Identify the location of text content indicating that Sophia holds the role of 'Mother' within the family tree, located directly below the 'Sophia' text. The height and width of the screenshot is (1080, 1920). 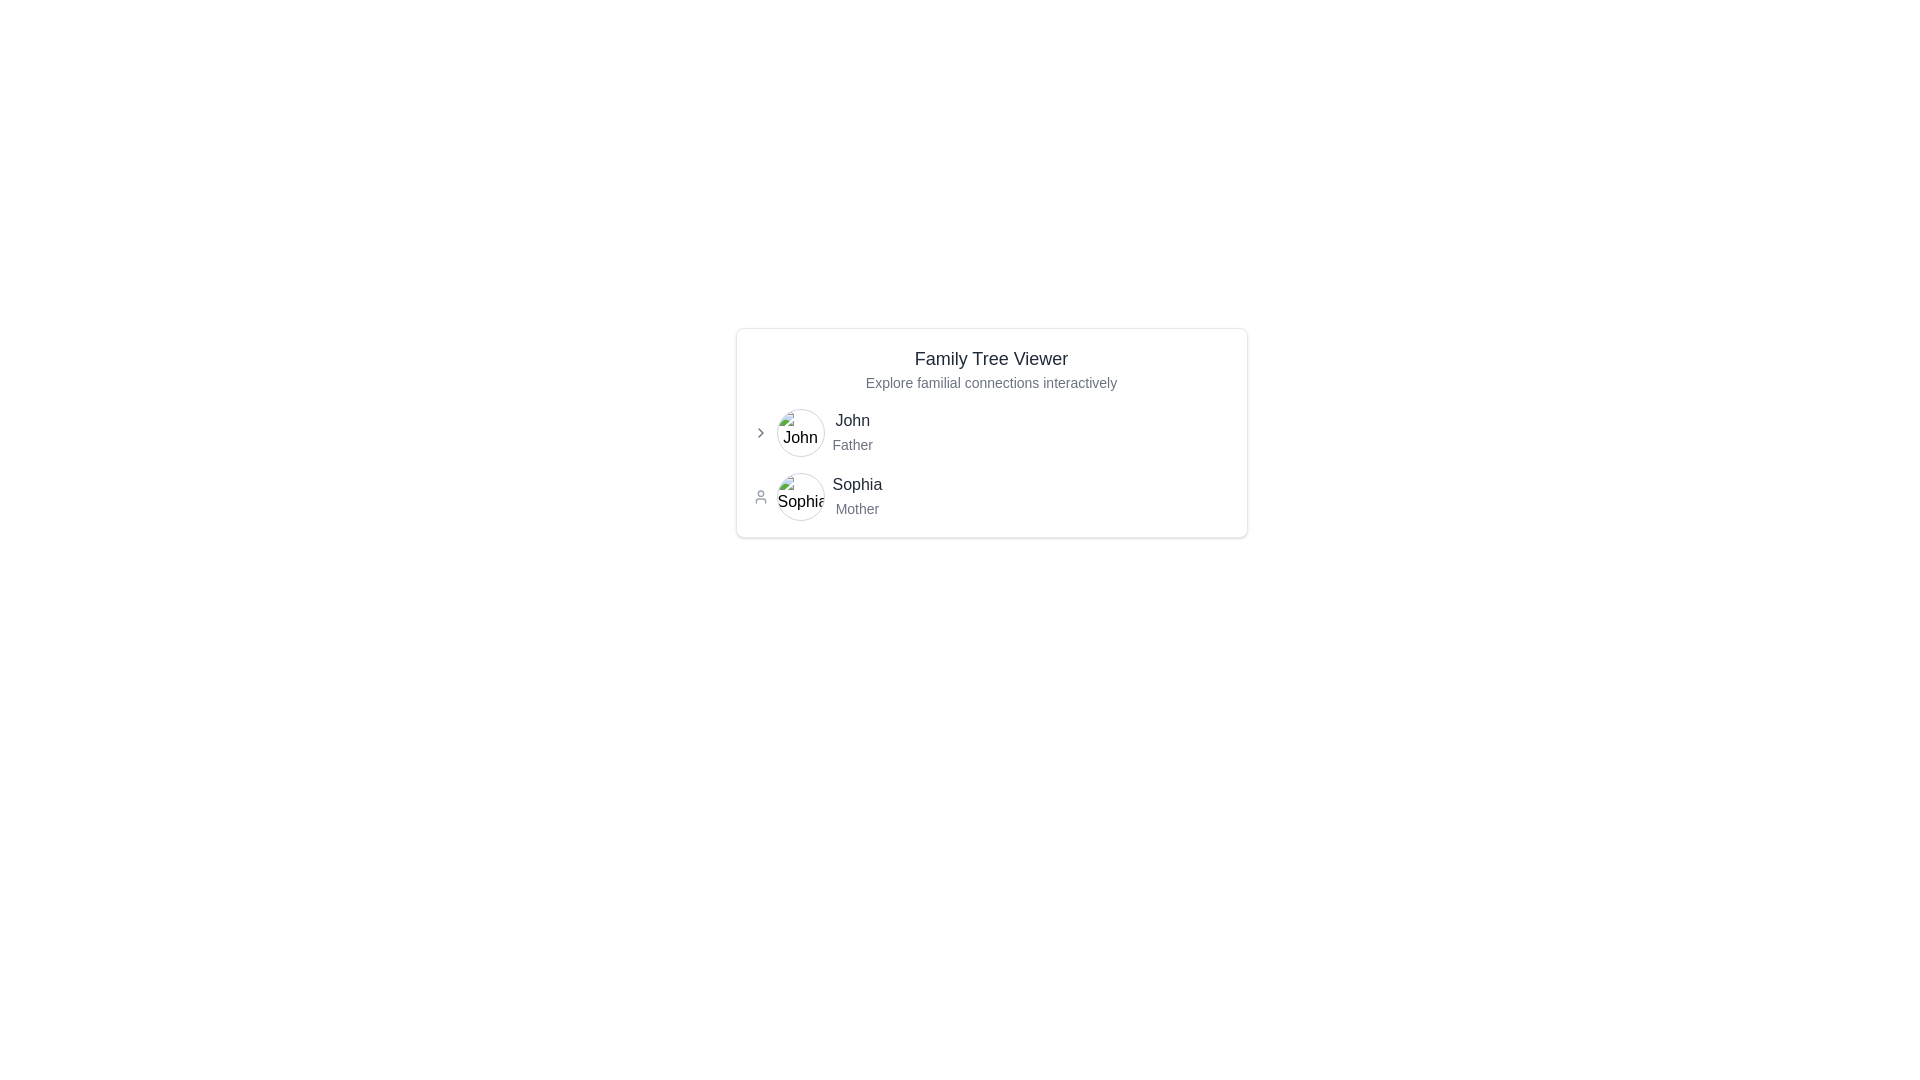
(857, 508).